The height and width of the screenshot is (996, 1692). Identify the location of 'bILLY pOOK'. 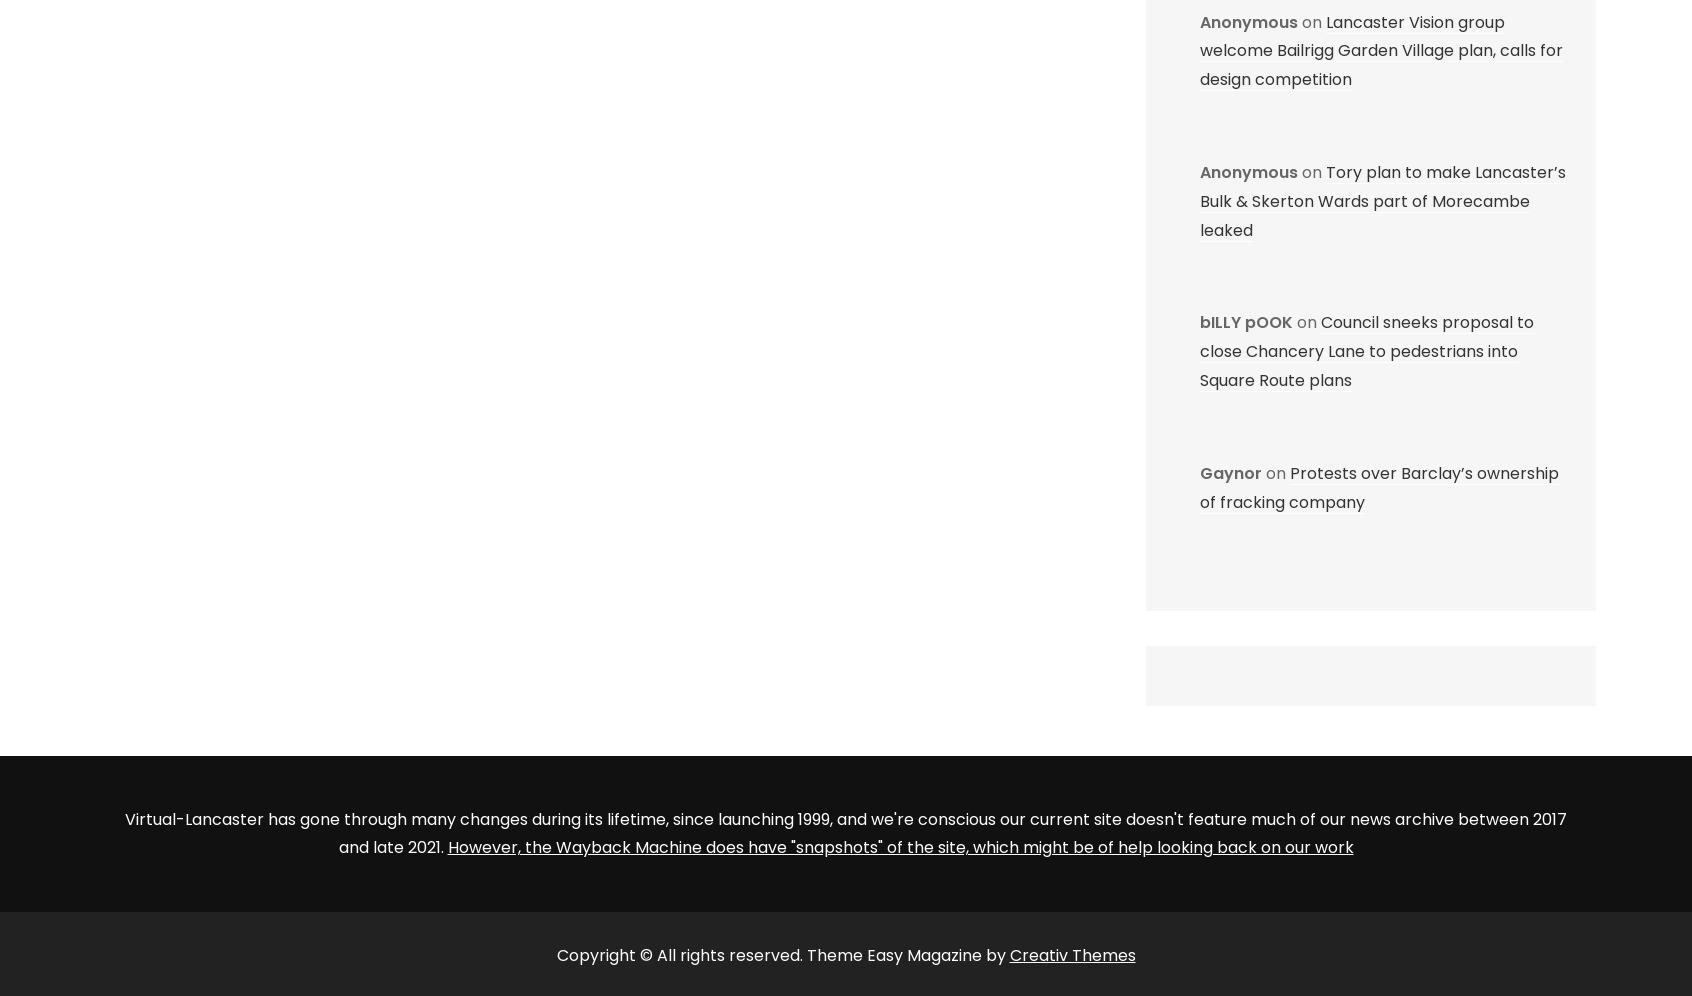
(1246, 321).